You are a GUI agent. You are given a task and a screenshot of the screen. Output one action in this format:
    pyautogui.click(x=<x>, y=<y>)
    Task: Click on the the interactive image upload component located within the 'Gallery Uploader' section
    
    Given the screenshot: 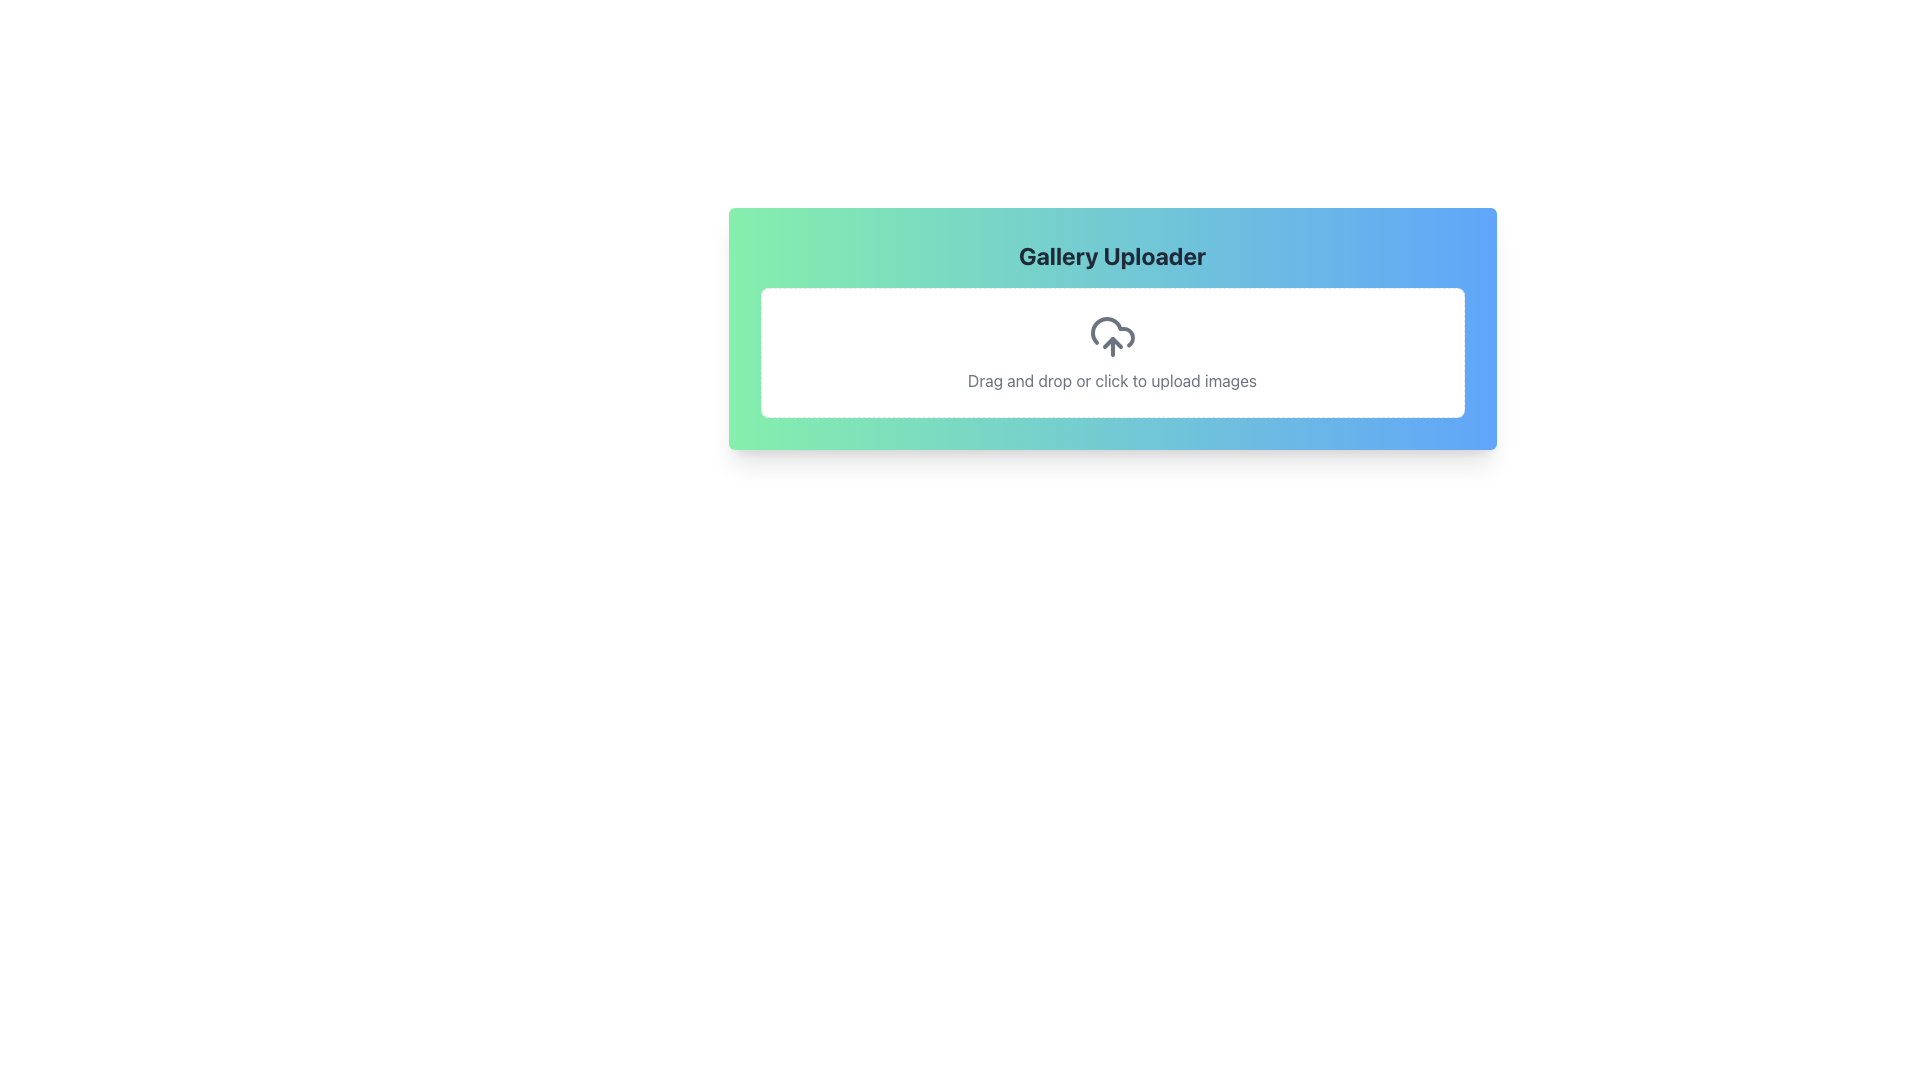 What is the action you would take?
    pyautogui.click(x=1111, y=352)
    